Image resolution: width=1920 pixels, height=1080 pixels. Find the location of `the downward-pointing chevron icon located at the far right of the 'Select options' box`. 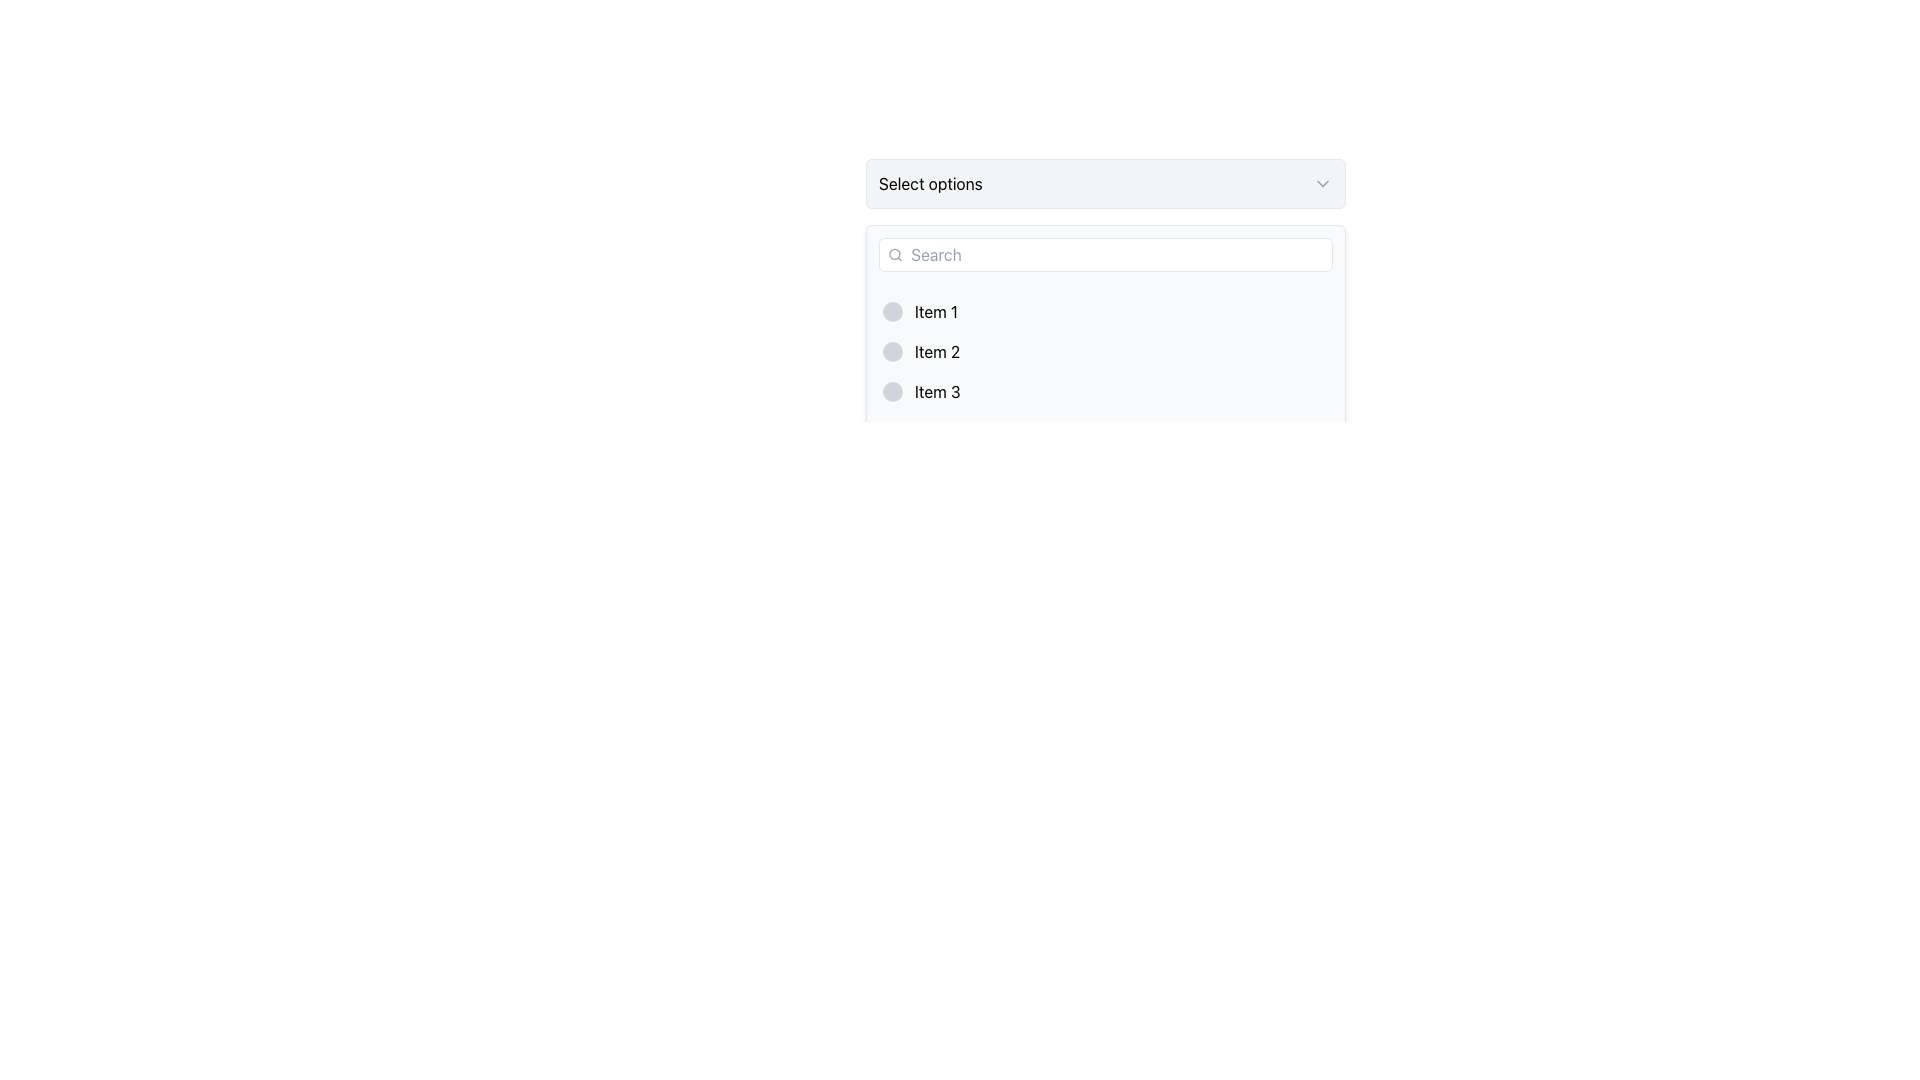

the downward-pointing chevron icon located at the far right of the 'Select options' box is located at coordinates (1323, 184).